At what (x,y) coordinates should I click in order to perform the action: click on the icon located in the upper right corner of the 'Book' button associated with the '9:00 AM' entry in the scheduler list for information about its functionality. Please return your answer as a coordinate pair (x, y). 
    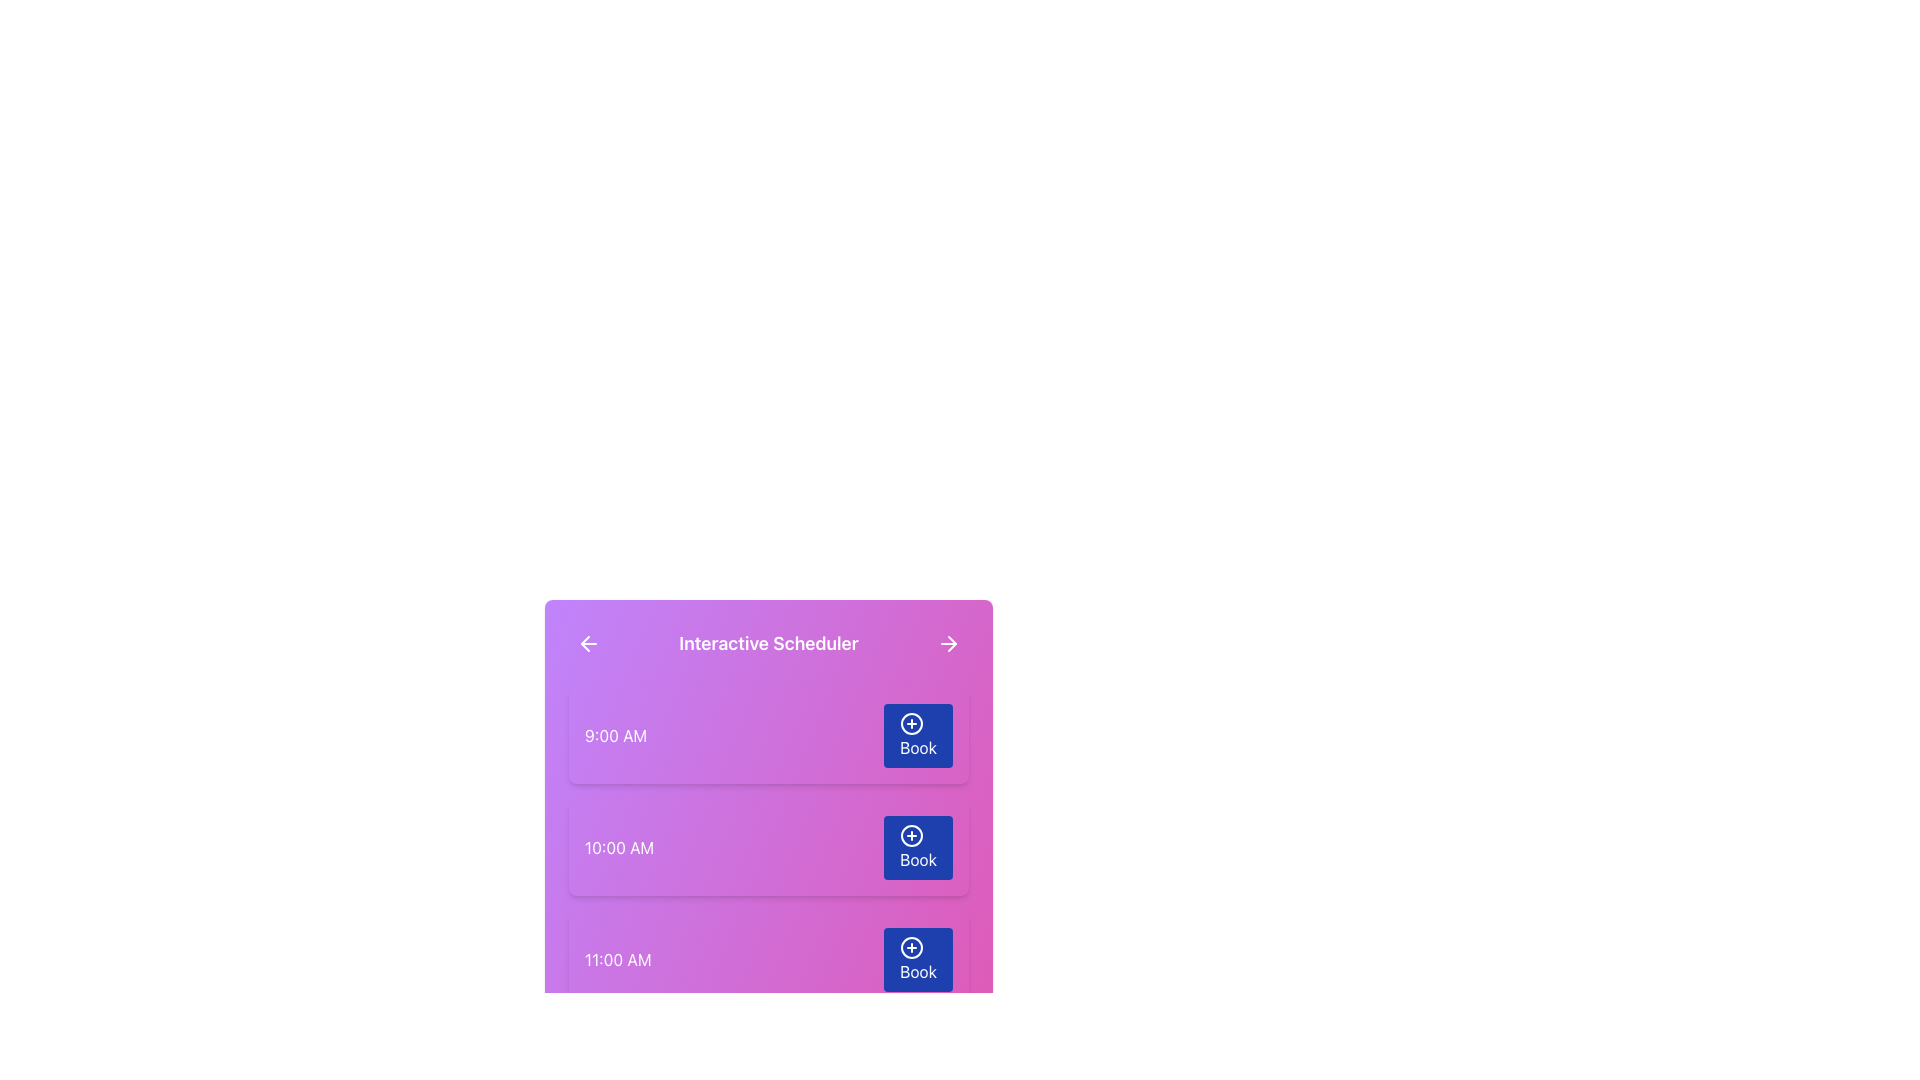
    Looking at the image, I should click on (911, 724).